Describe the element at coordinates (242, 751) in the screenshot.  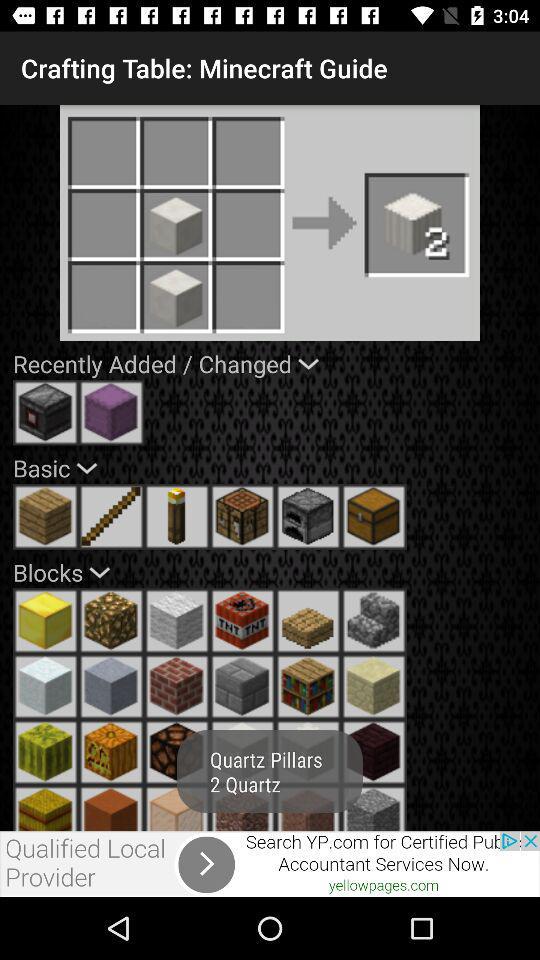
I see `choose option` at that location.